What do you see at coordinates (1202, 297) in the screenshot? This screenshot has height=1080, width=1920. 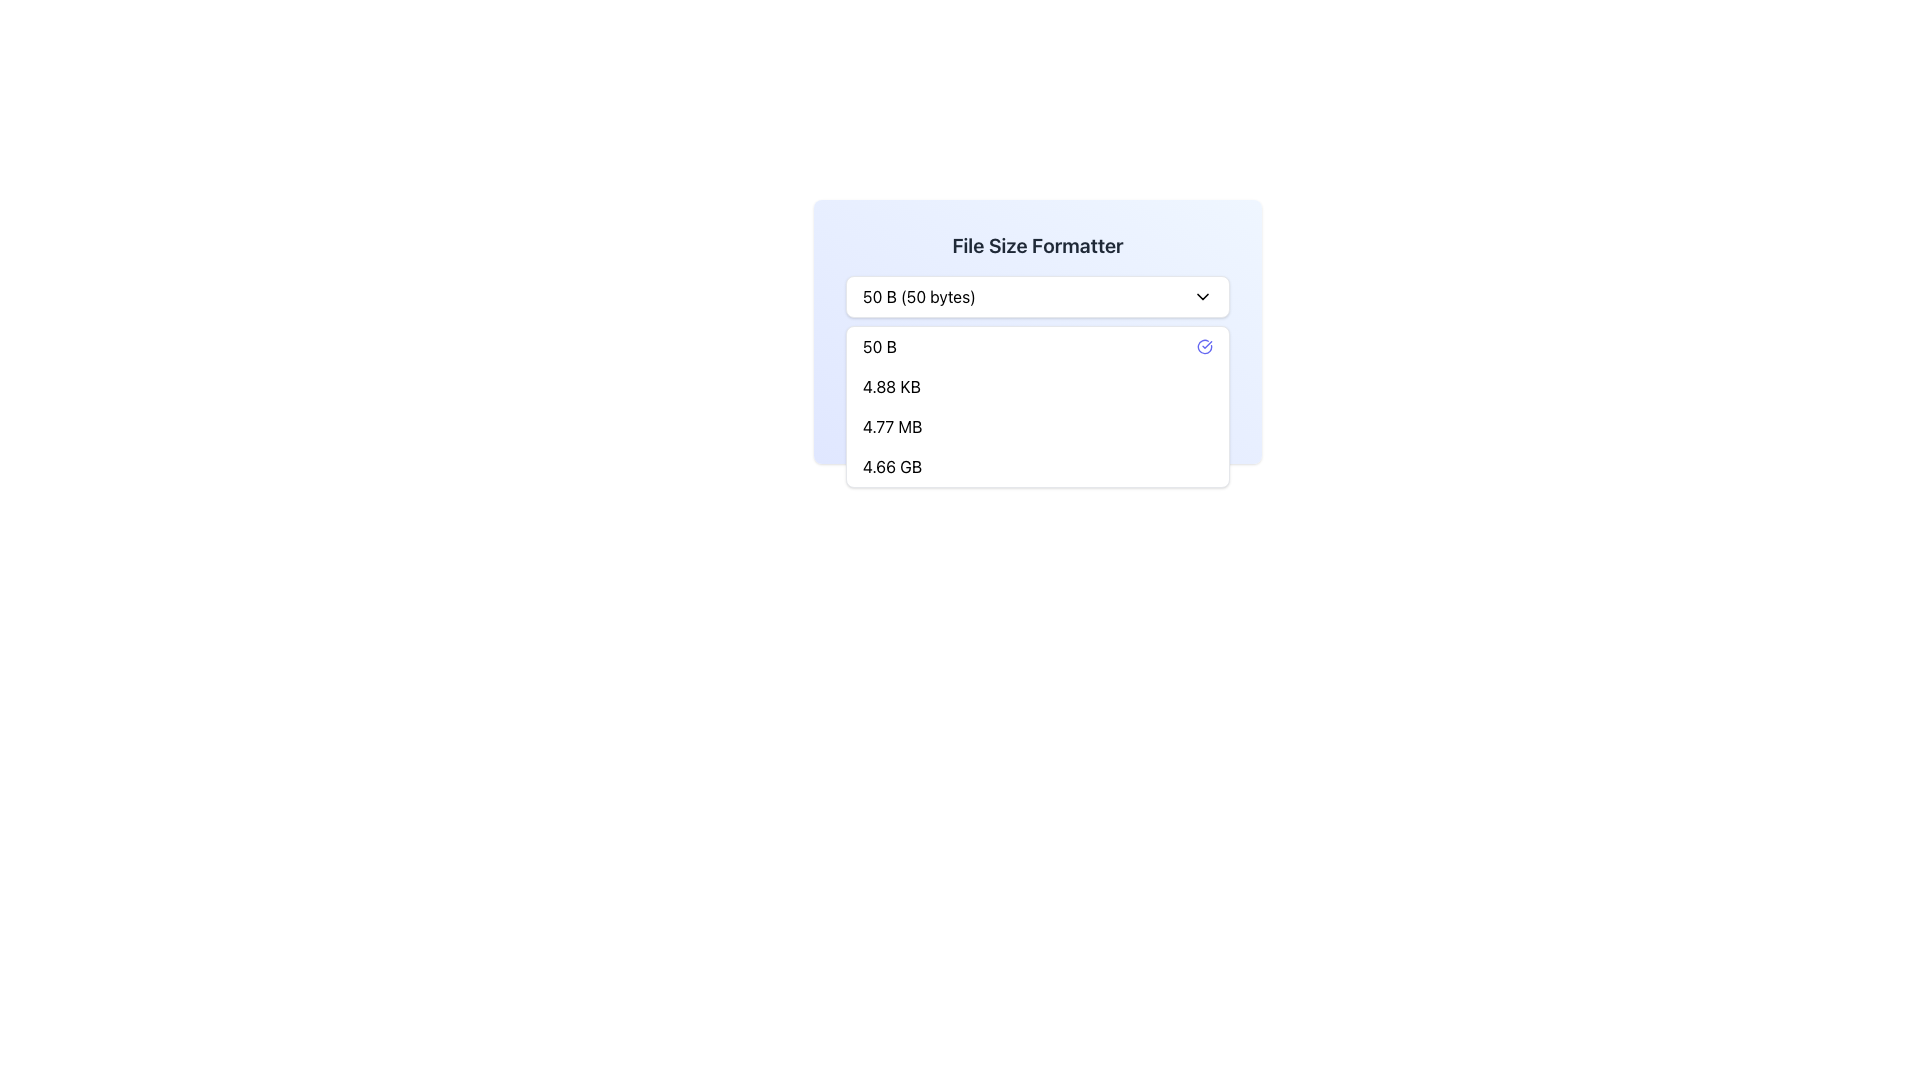 I see `the chevron icon-based dropdown trigger next to the text '50 B (50 bytes)'` at bounding box center [1202, 297].